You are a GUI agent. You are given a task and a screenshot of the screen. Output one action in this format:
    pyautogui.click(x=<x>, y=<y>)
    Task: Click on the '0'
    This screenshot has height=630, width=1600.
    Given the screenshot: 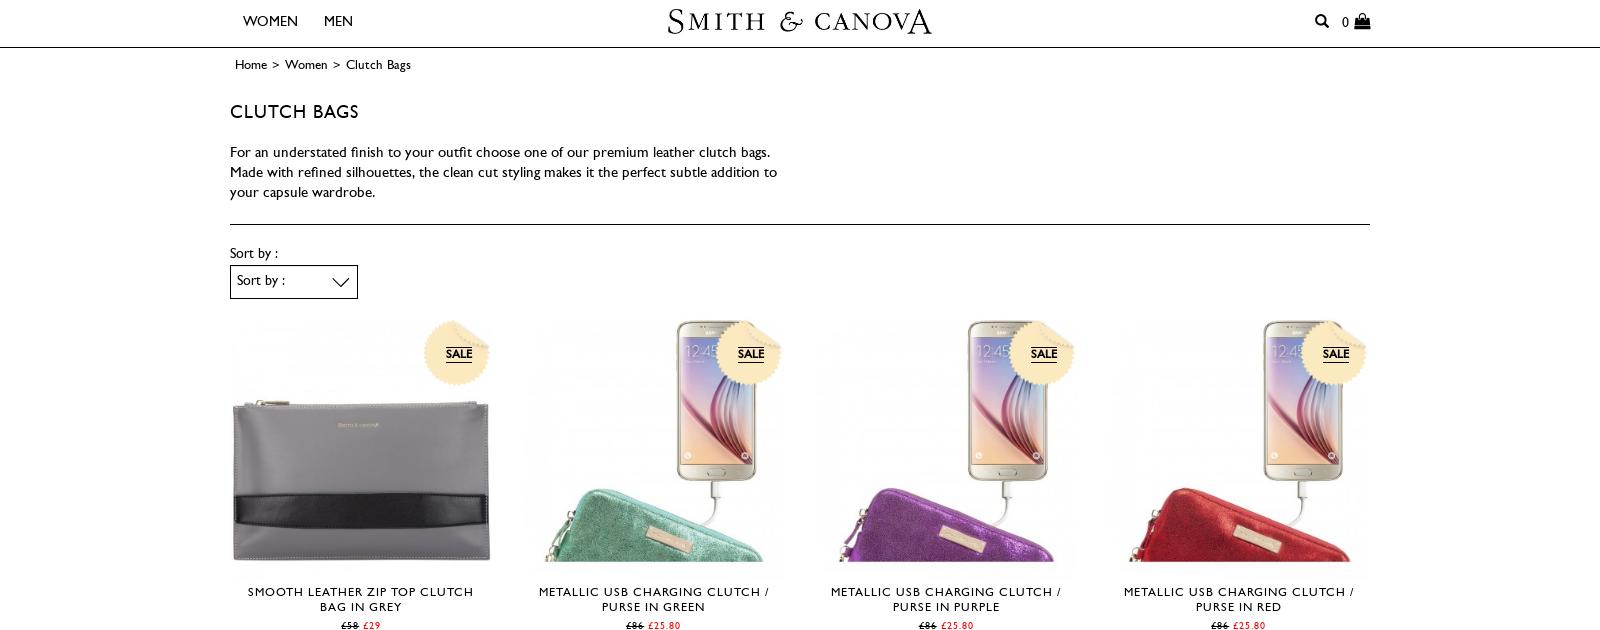 What is the action you would take?
    pyautogui.click(x=1346, y=22)
    